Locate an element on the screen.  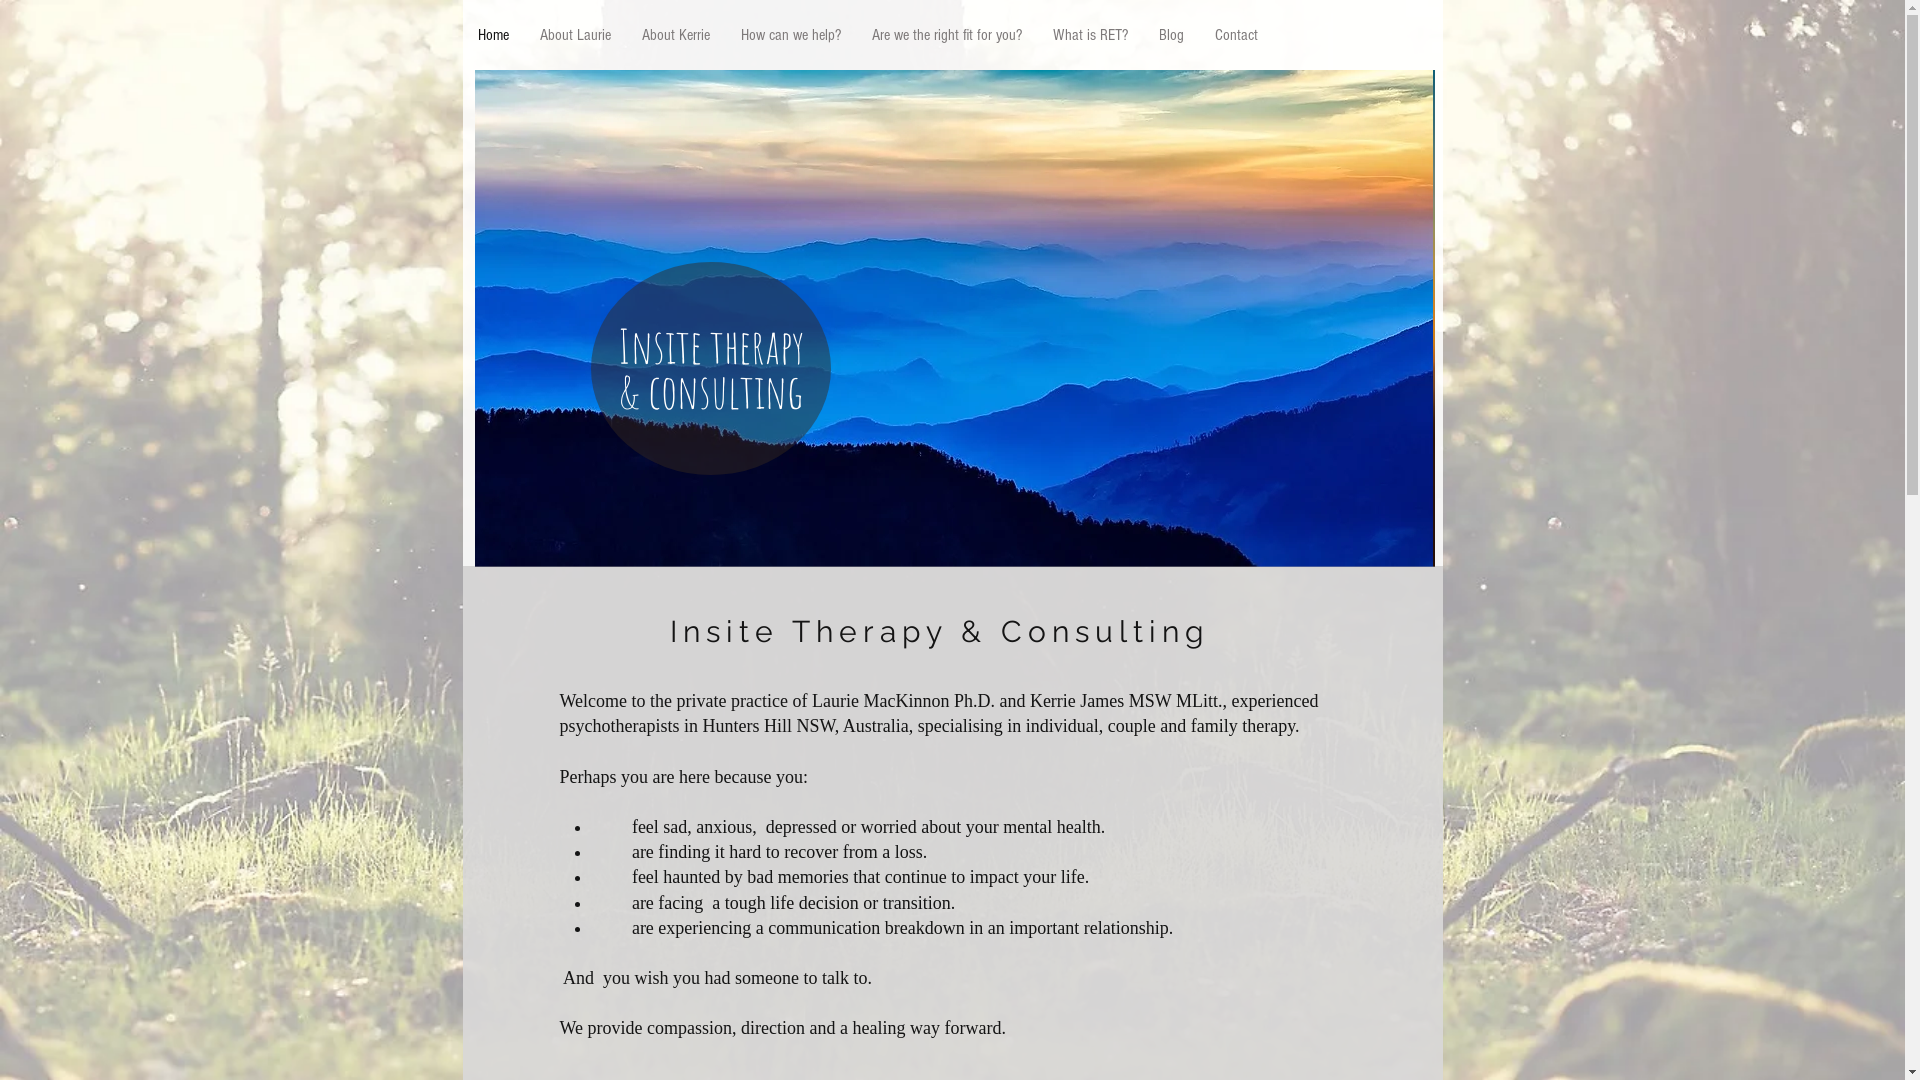
'What is RET?' is located at coordinates (1036, 35).